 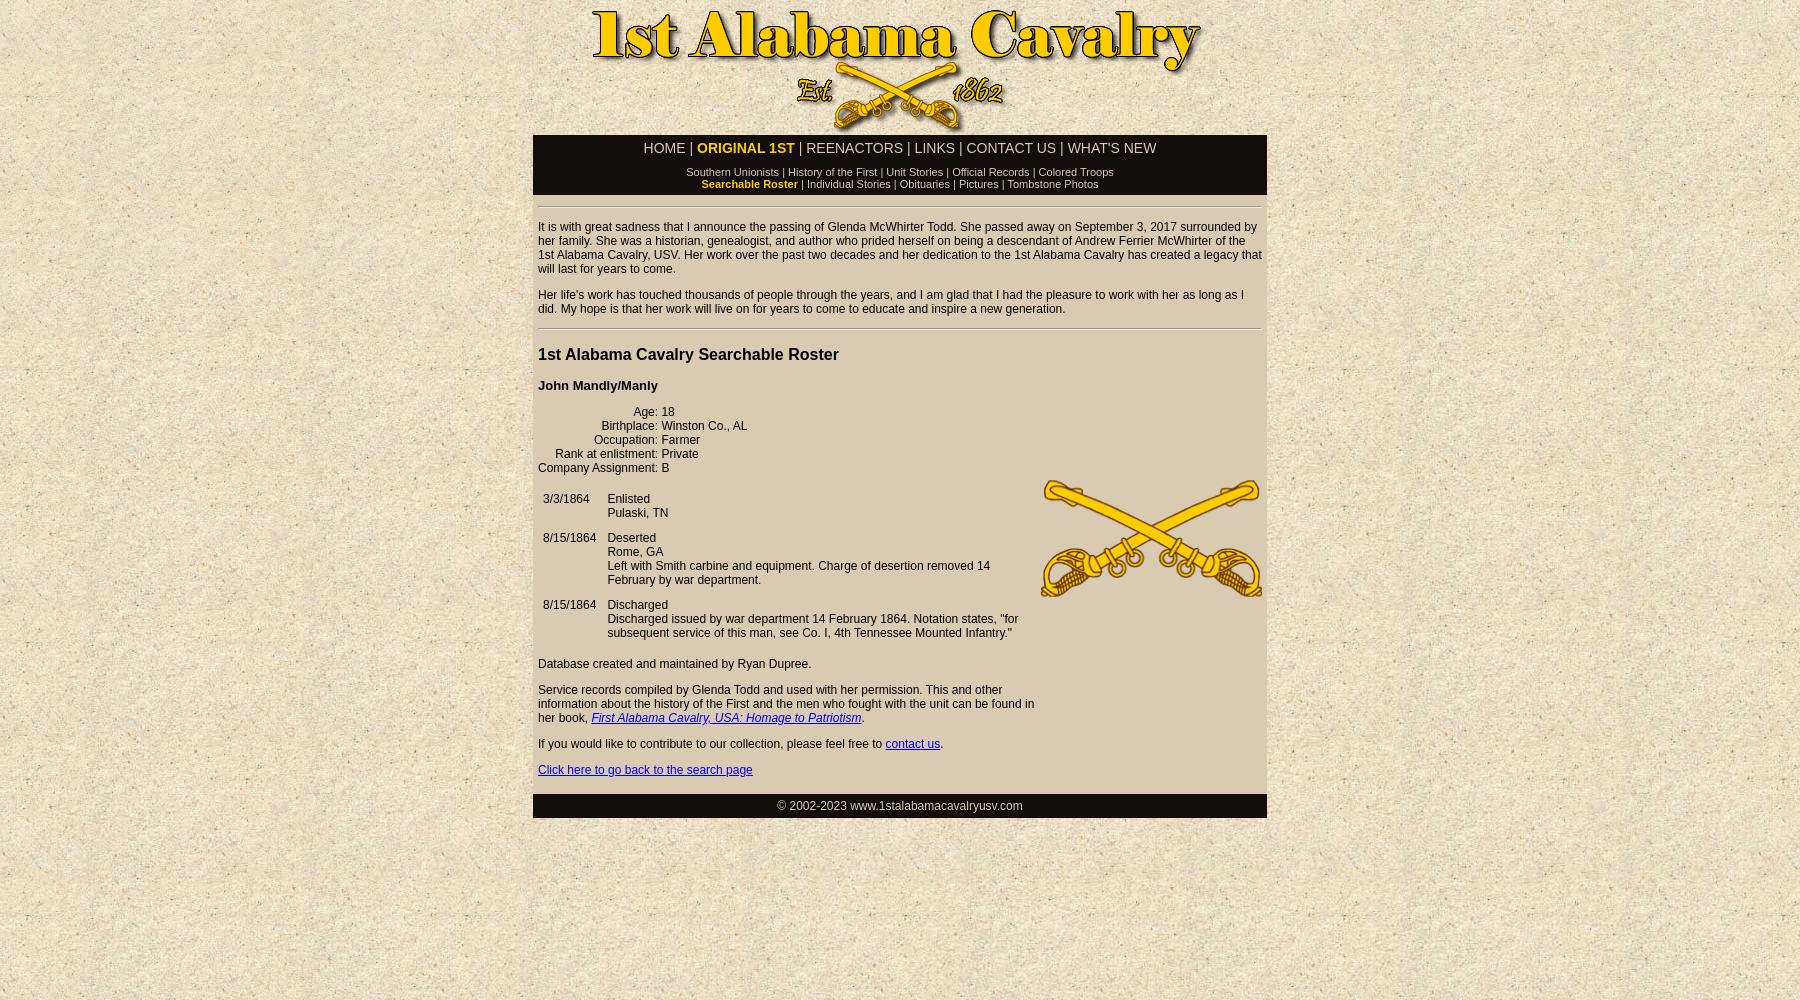 I want to click on '18', so click(x=667, y=412).